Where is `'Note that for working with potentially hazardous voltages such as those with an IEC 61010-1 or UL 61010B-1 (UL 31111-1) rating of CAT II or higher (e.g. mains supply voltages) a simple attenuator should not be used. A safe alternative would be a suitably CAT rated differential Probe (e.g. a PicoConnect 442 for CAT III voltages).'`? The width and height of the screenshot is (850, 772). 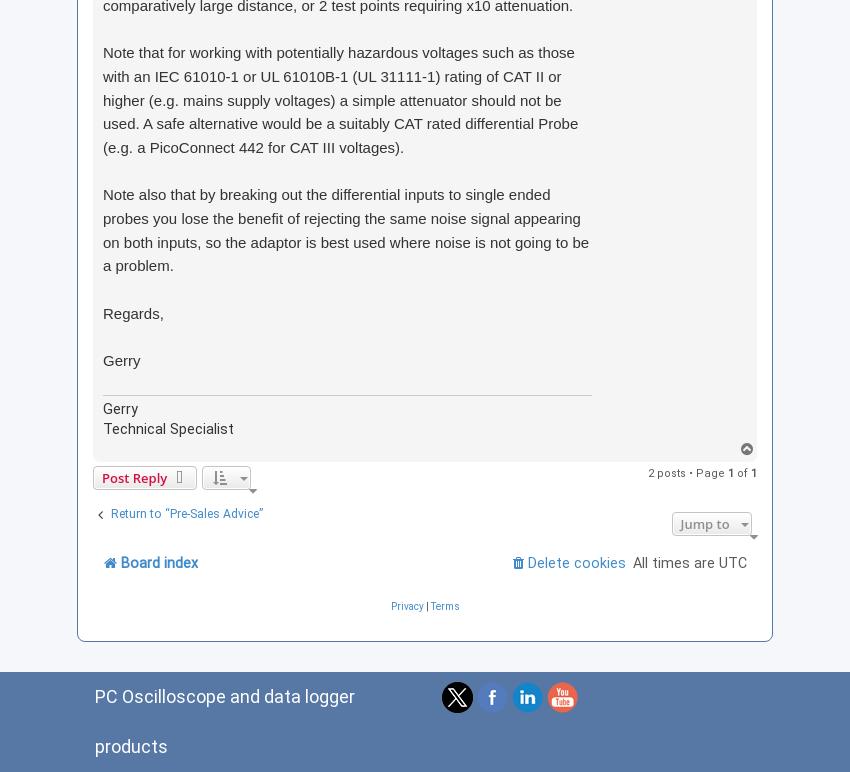
'Note that for working with potentially hazardous voltages such as those with an IEC 61010-1 or UL 61010B-1 (UL 31111-1) rating of CAT II or higher (e.g. mains supply voltages) a simple attenuator should not be used. A safe alternative would be a suitably CAT rated differential Probe (e.g. a PicoConnect 442 for CAT III voltages).' is located at coordinates (340, 98).